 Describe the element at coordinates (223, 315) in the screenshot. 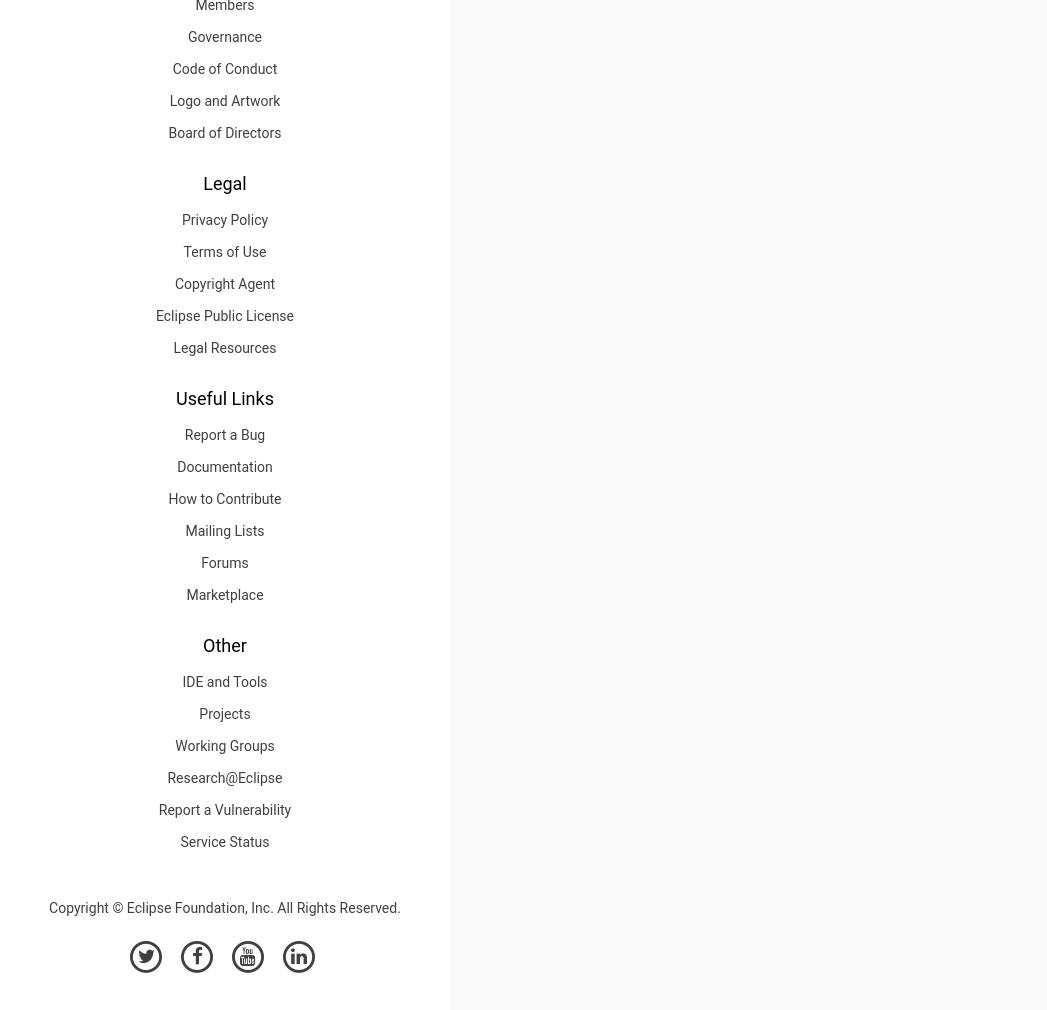

I see `'Eclipse Public License'` at that location.